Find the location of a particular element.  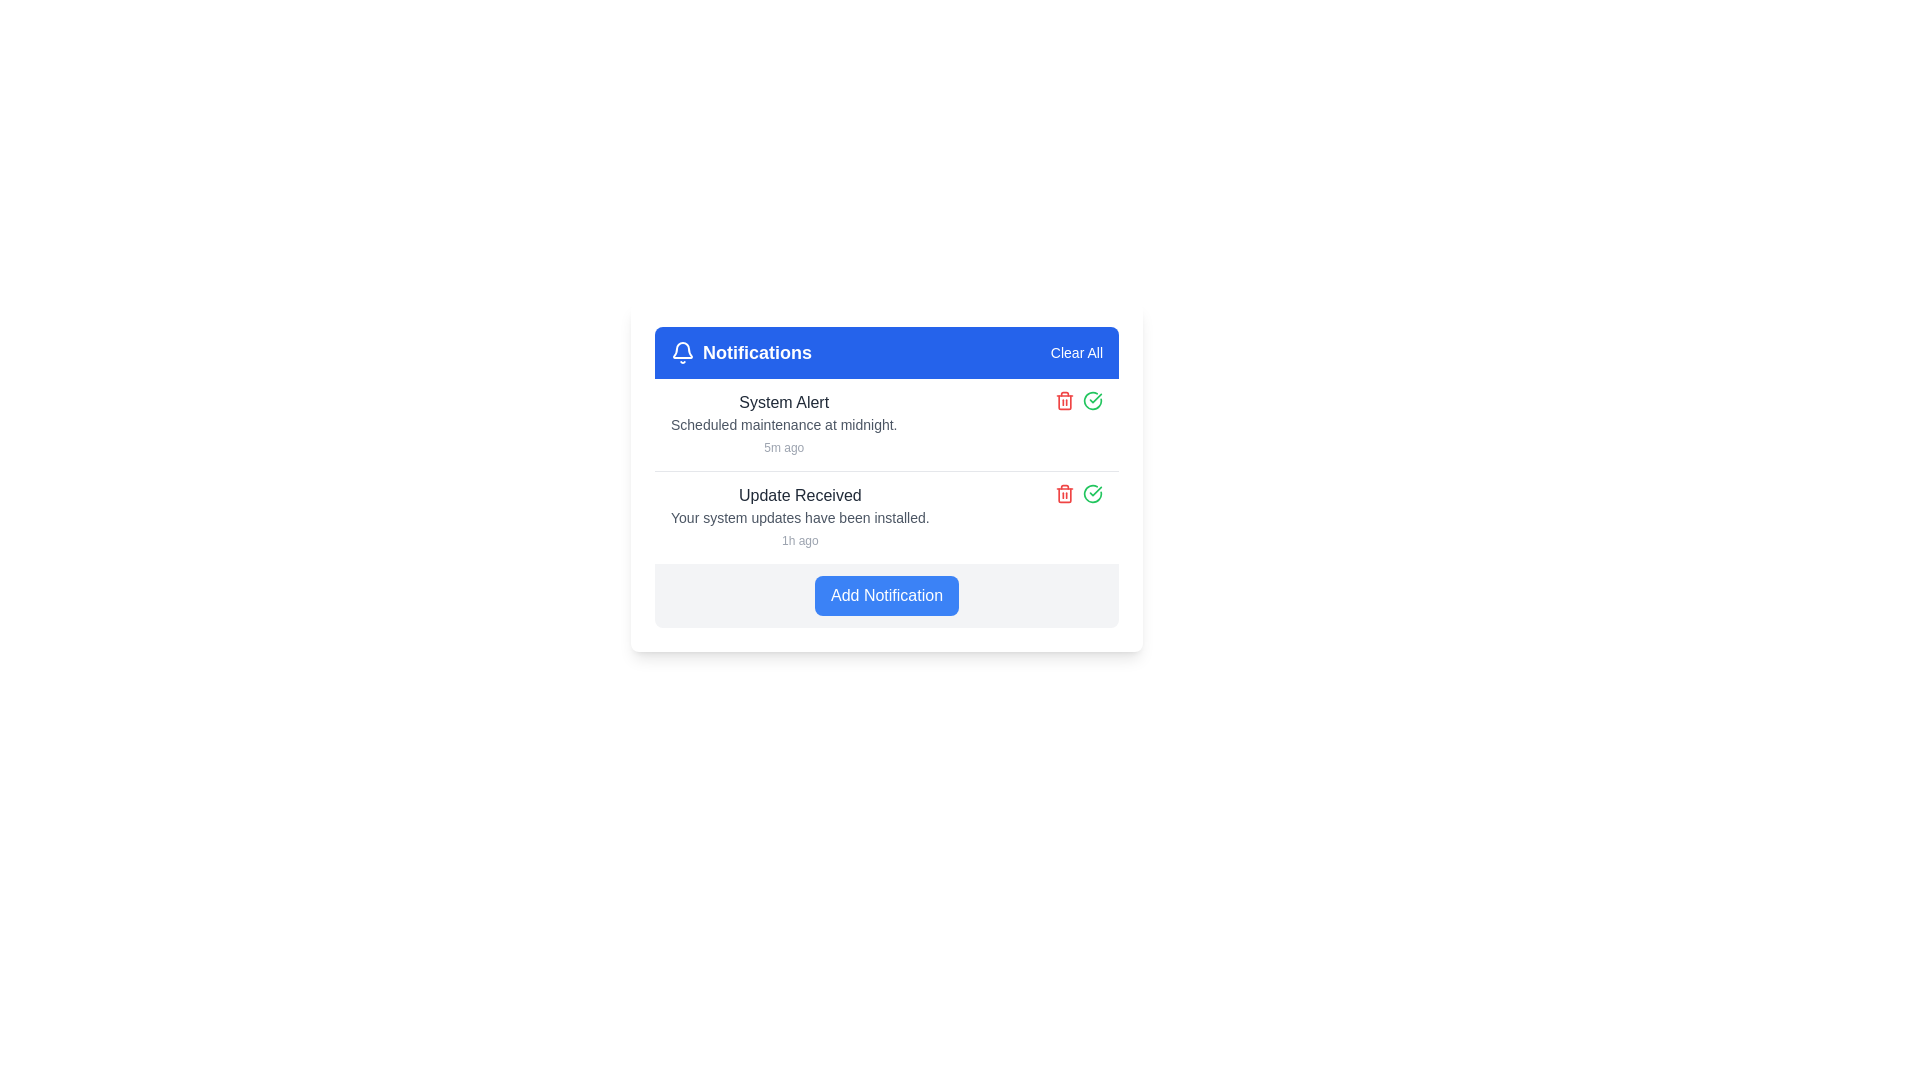

the delete button icon located in the 'System Alert' notification, positioned on the right-hand side next to a green checkmark icon is located at coordinates (1064, 493).